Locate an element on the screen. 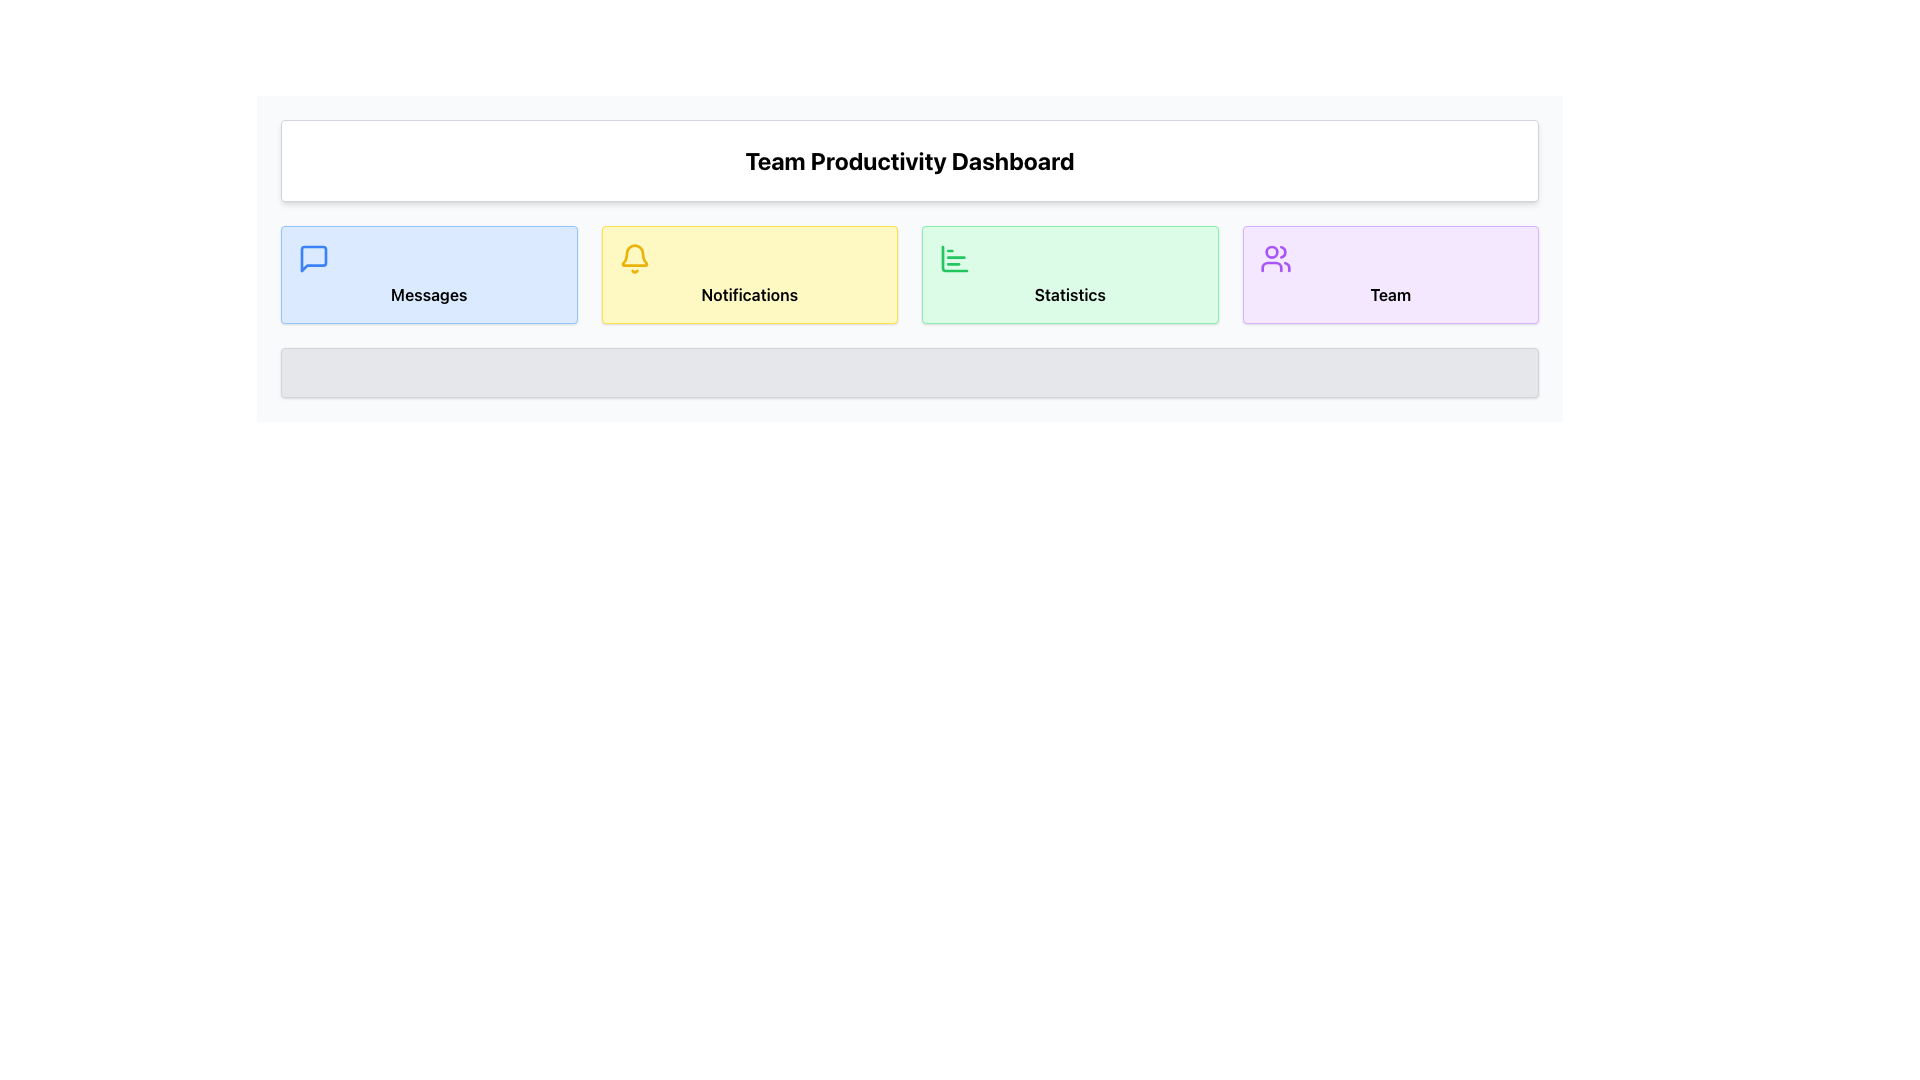  text label 'Notifications' which is a bold semibold font on a yellow background card, located in the second card from the left in the dashboard section is located at coordinates (748, 294).